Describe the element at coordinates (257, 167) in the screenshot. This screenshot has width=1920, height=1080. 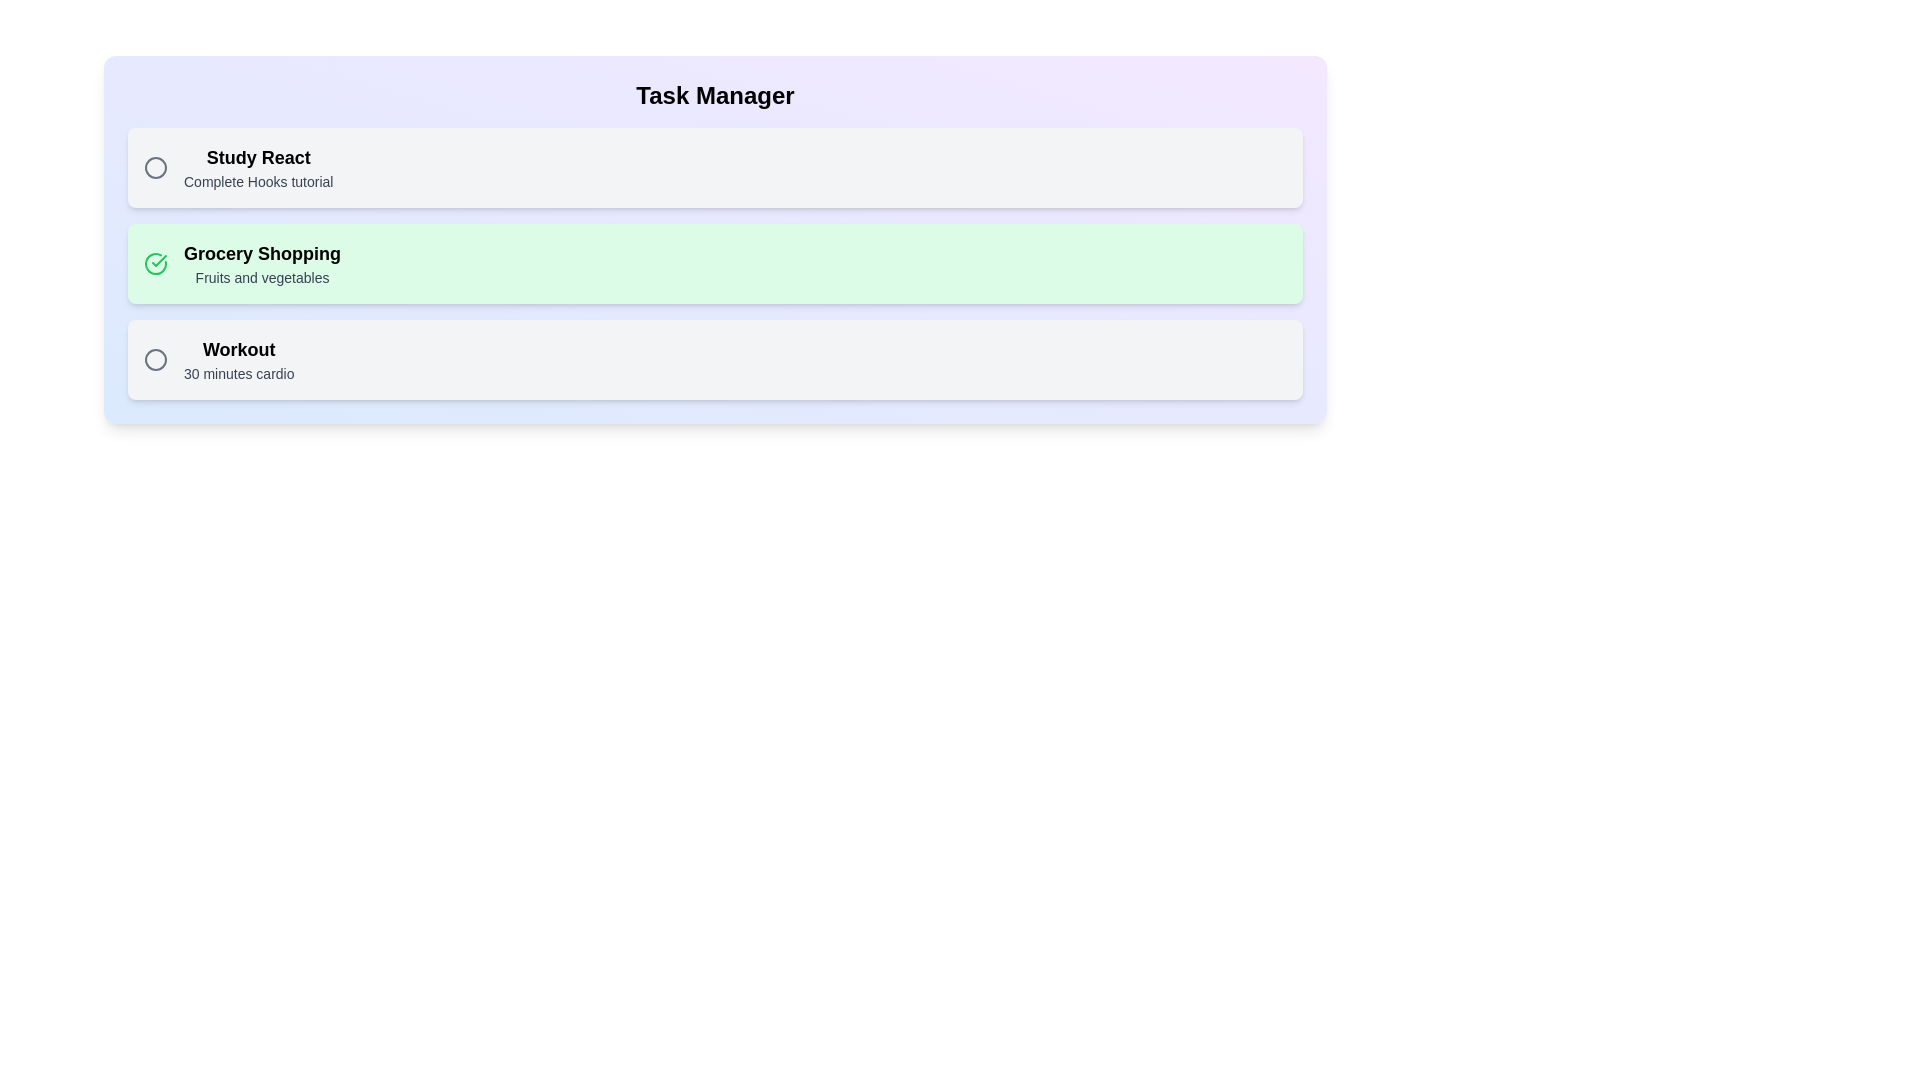
I see `the Labeled text element that reads 'Study React.'` at that location.